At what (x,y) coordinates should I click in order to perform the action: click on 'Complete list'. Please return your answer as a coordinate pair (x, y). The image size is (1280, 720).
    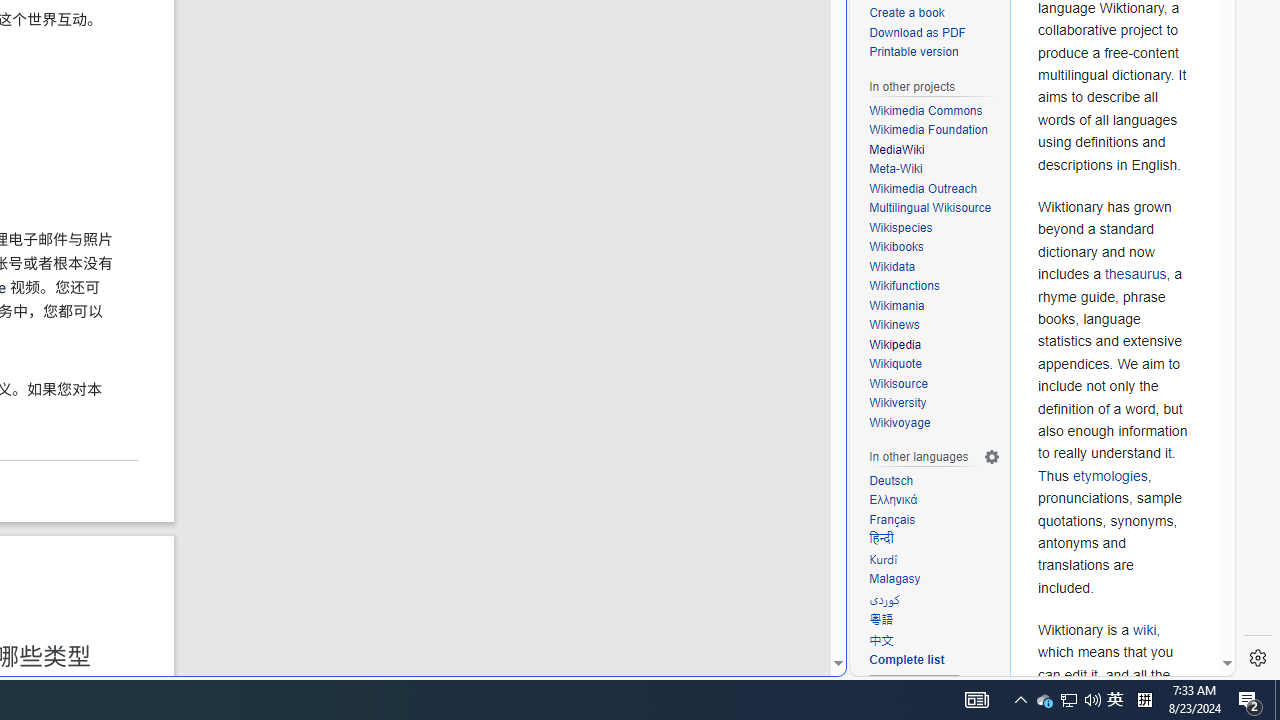
    Looking at the image, I should click on (934, 660).